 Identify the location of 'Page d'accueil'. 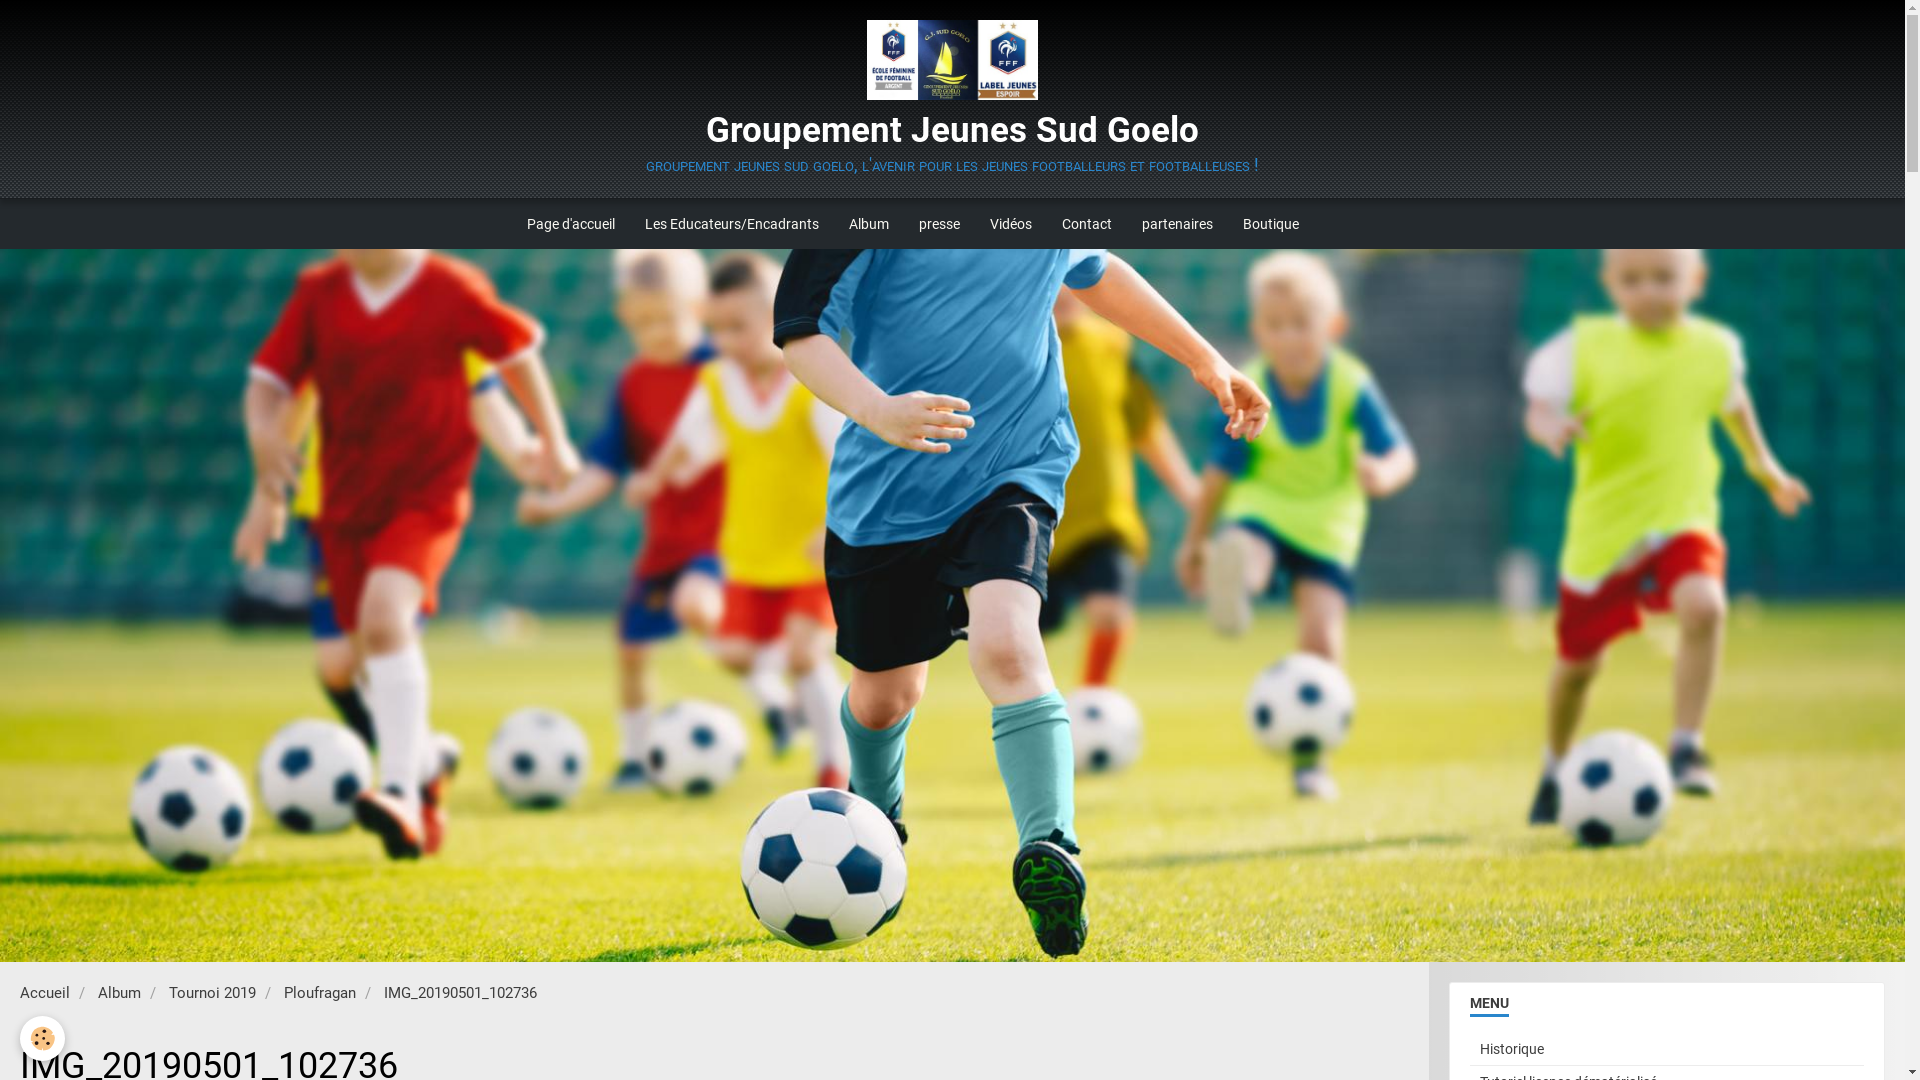
(512, 223).